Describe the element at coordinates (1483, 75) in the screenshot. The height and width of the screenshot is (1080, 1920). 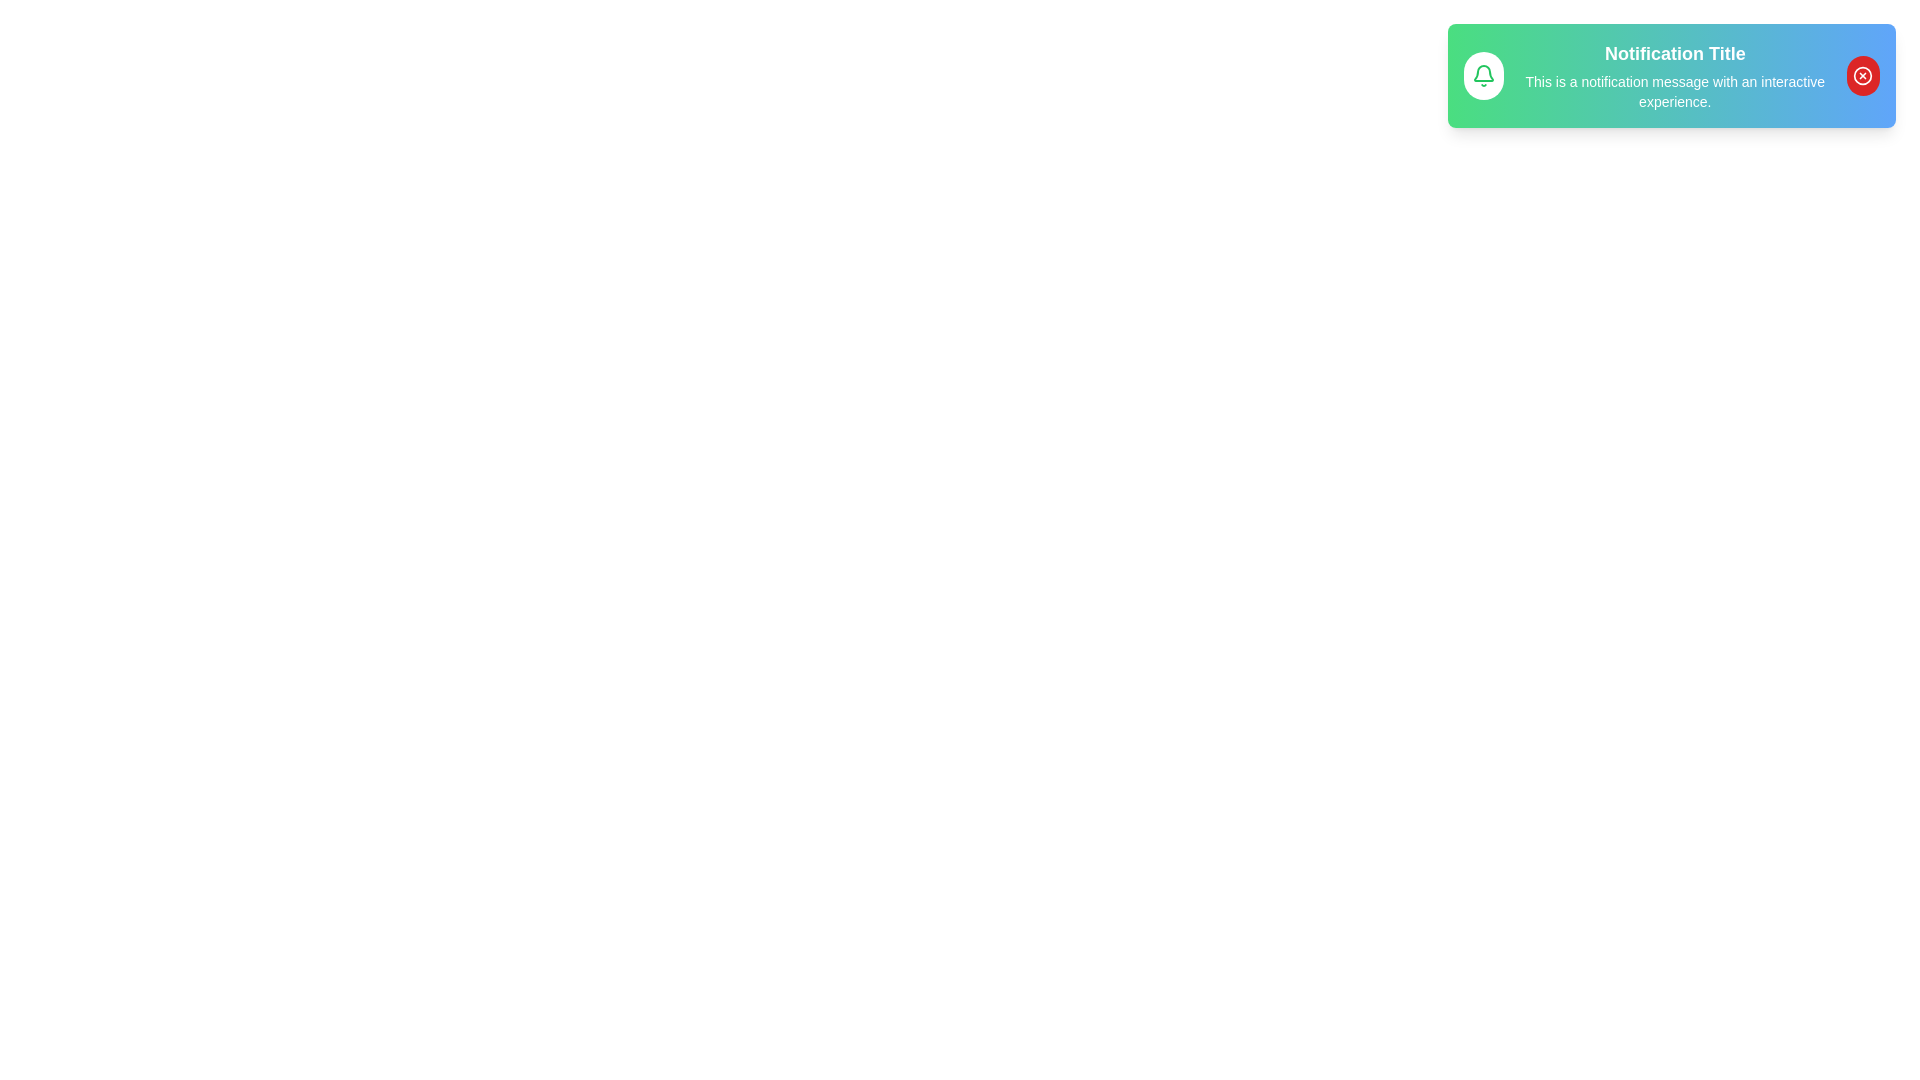
I see `the notification's bell icon to inspect it visually` at that location.